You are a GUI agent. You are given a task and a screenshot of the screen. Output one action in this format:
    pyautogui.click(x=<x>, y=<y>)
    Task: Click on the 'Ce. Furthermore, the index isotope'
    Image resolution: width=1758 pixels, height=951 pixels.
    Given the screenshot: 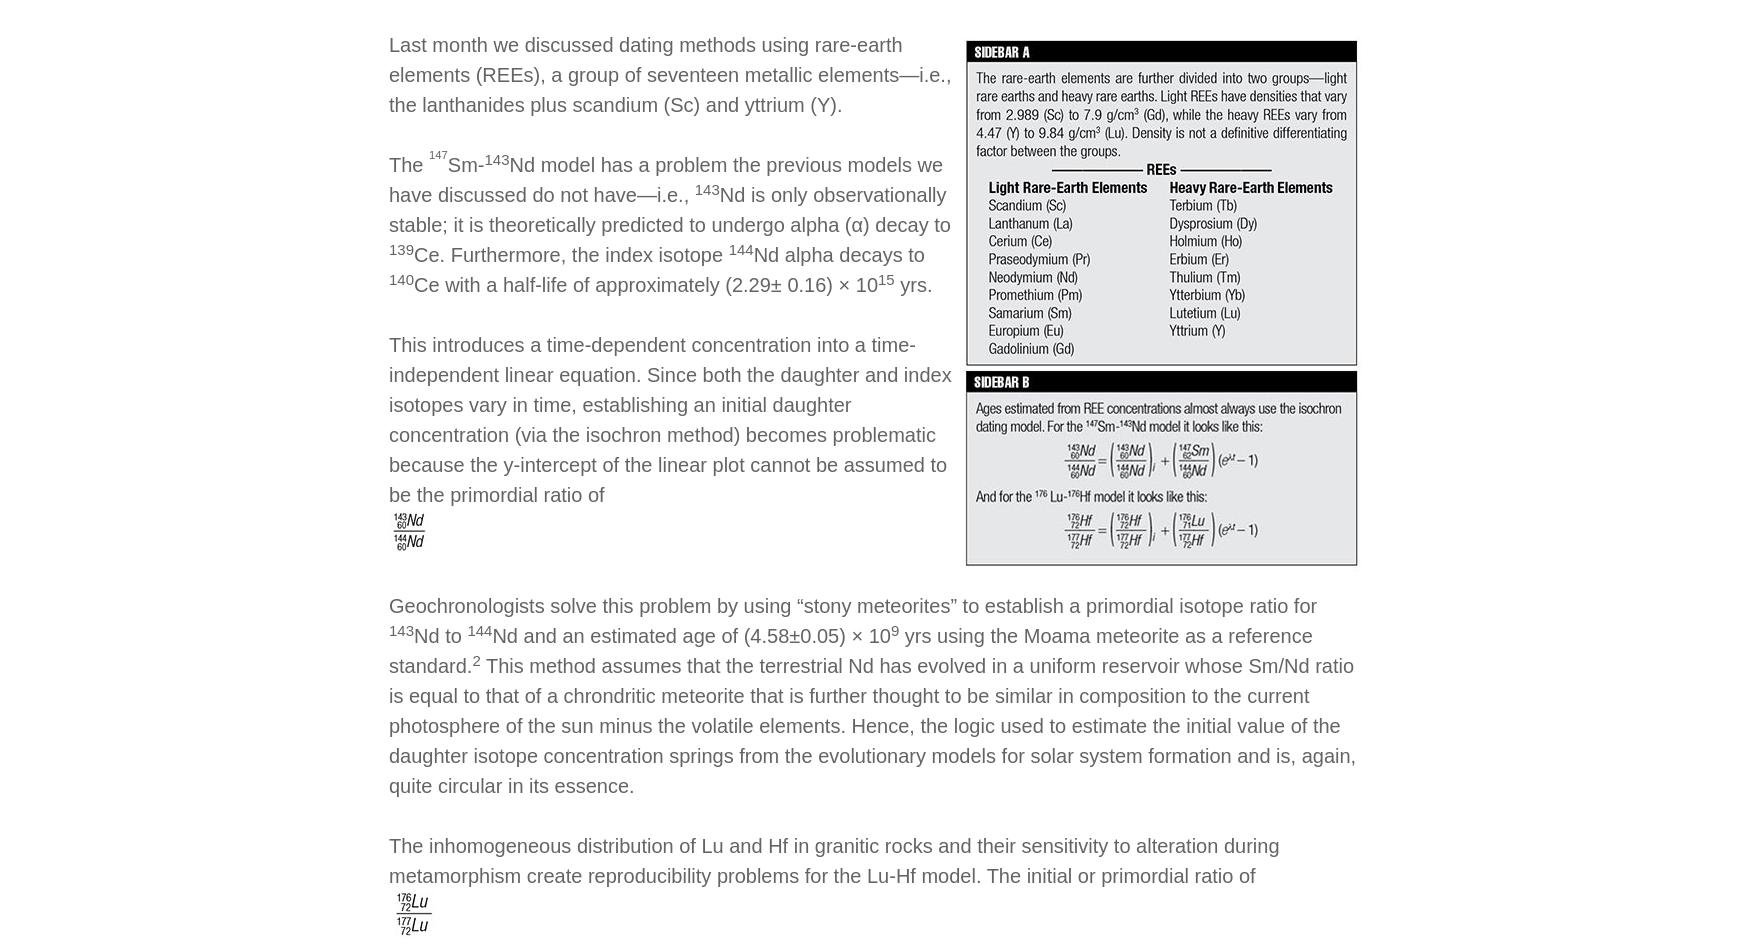 What is the action you would take?
    pyautogui.click(x=414, y=254)
    